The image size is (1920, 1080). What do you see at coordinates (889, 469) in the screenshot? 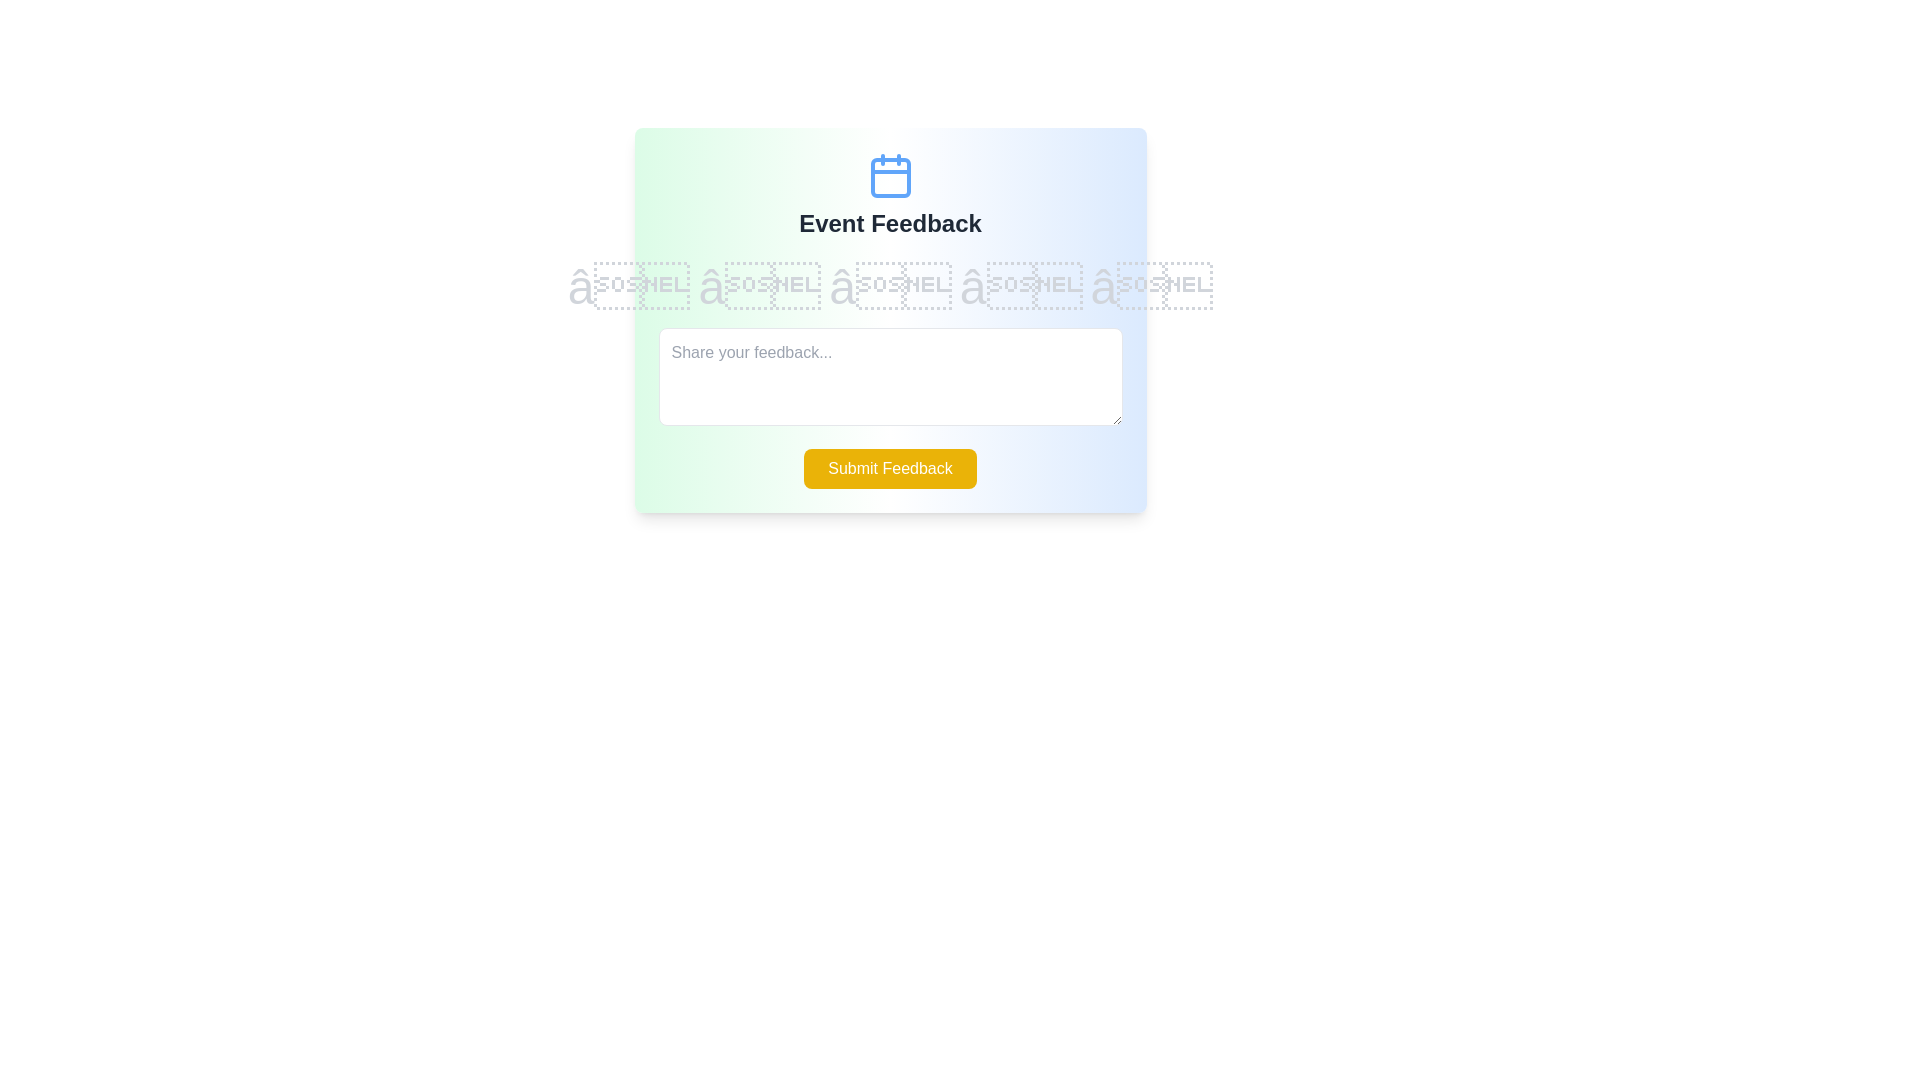
I see `the 'Submit Feedback' button` at bounding box center [889, 469].